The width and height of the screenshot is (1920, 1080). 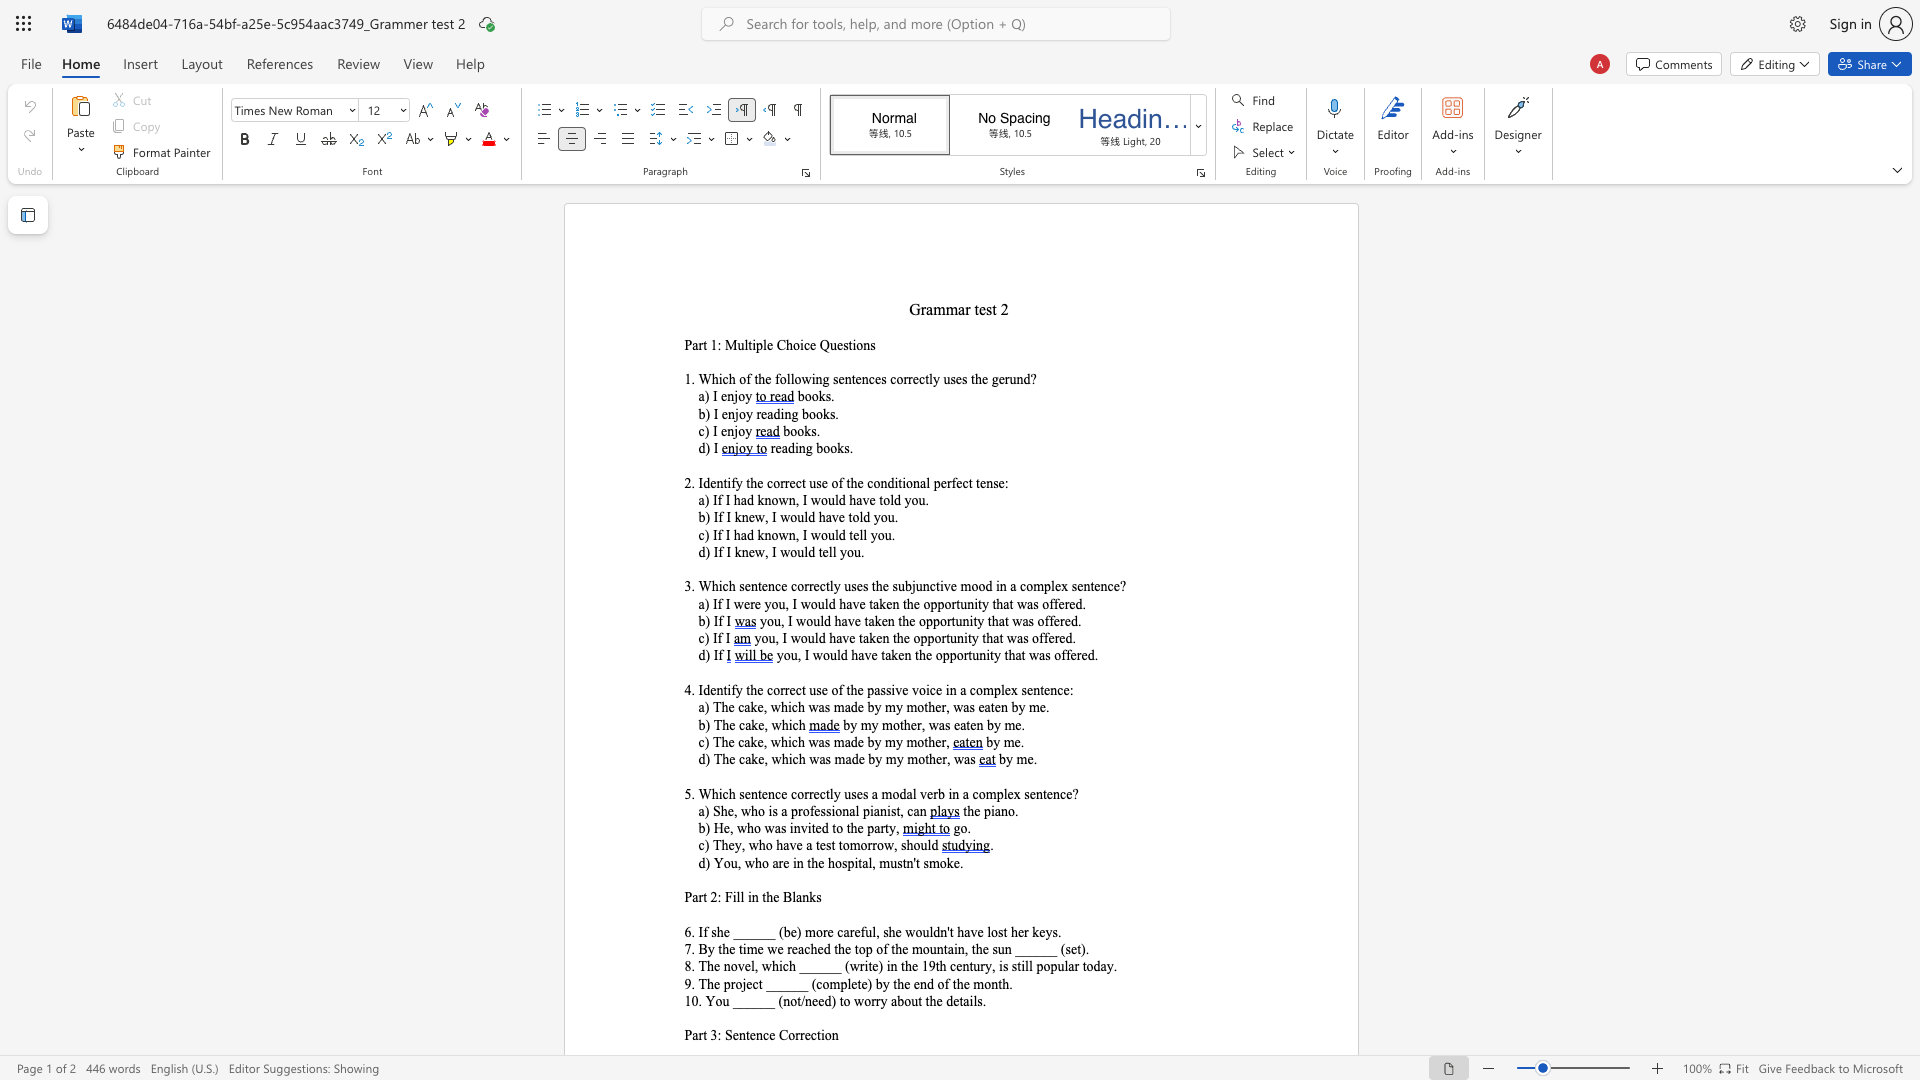 I want to click on the subset text "f I" within the text "c) If I", so click(x=717, y=638).